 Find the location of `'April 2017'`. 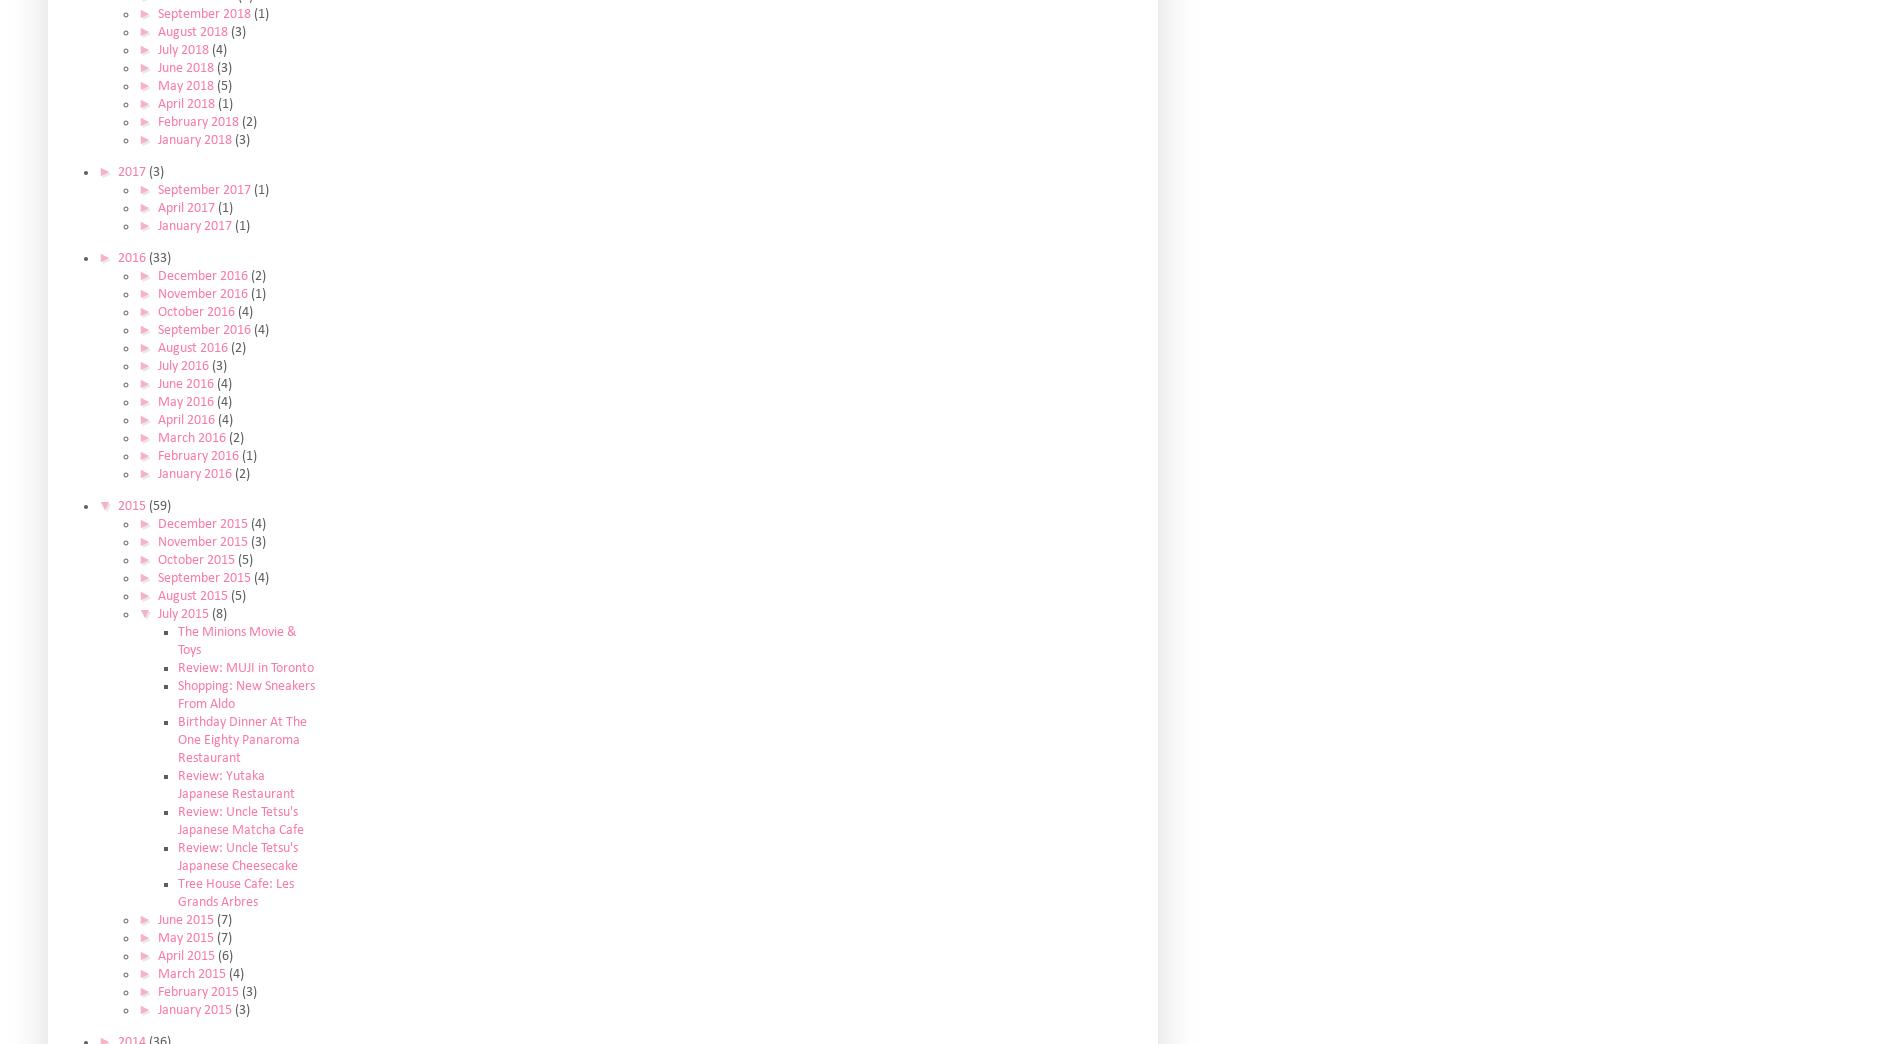

'April 2017' is located at coordinates (185, 207).